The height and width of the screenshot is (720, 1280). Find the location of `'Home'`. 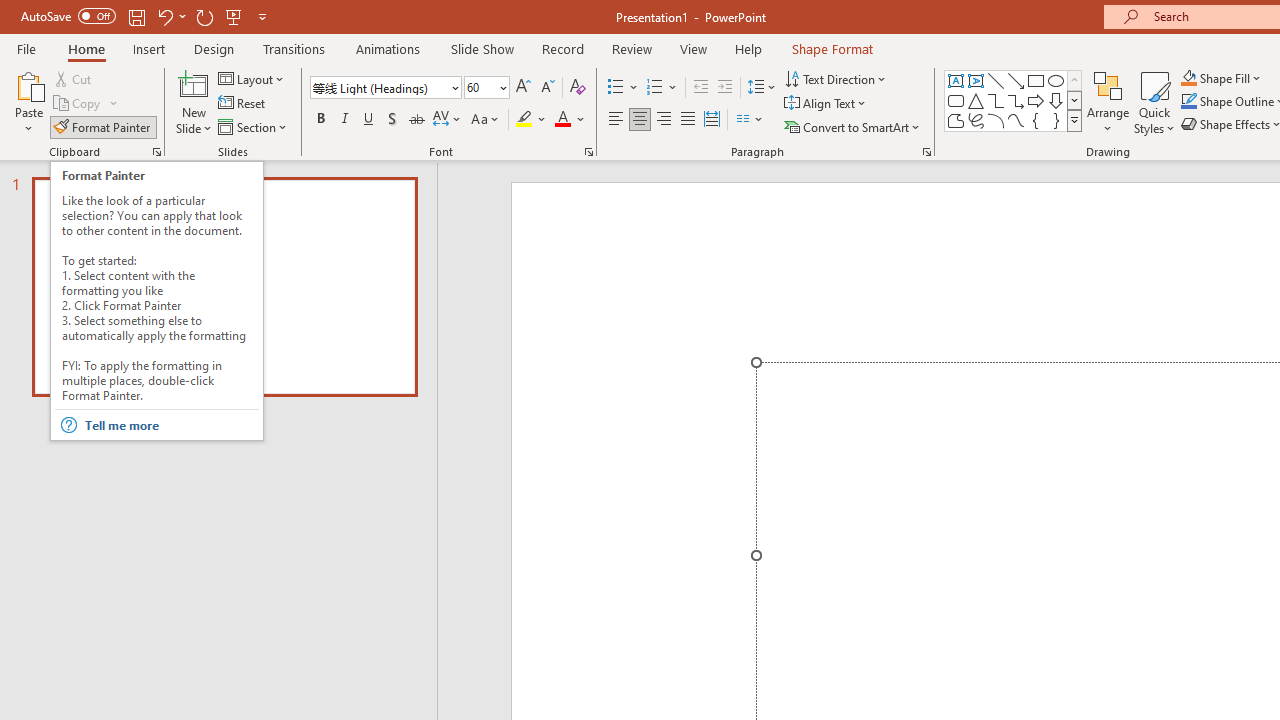

'Home' is located at coordinates (85, 48).